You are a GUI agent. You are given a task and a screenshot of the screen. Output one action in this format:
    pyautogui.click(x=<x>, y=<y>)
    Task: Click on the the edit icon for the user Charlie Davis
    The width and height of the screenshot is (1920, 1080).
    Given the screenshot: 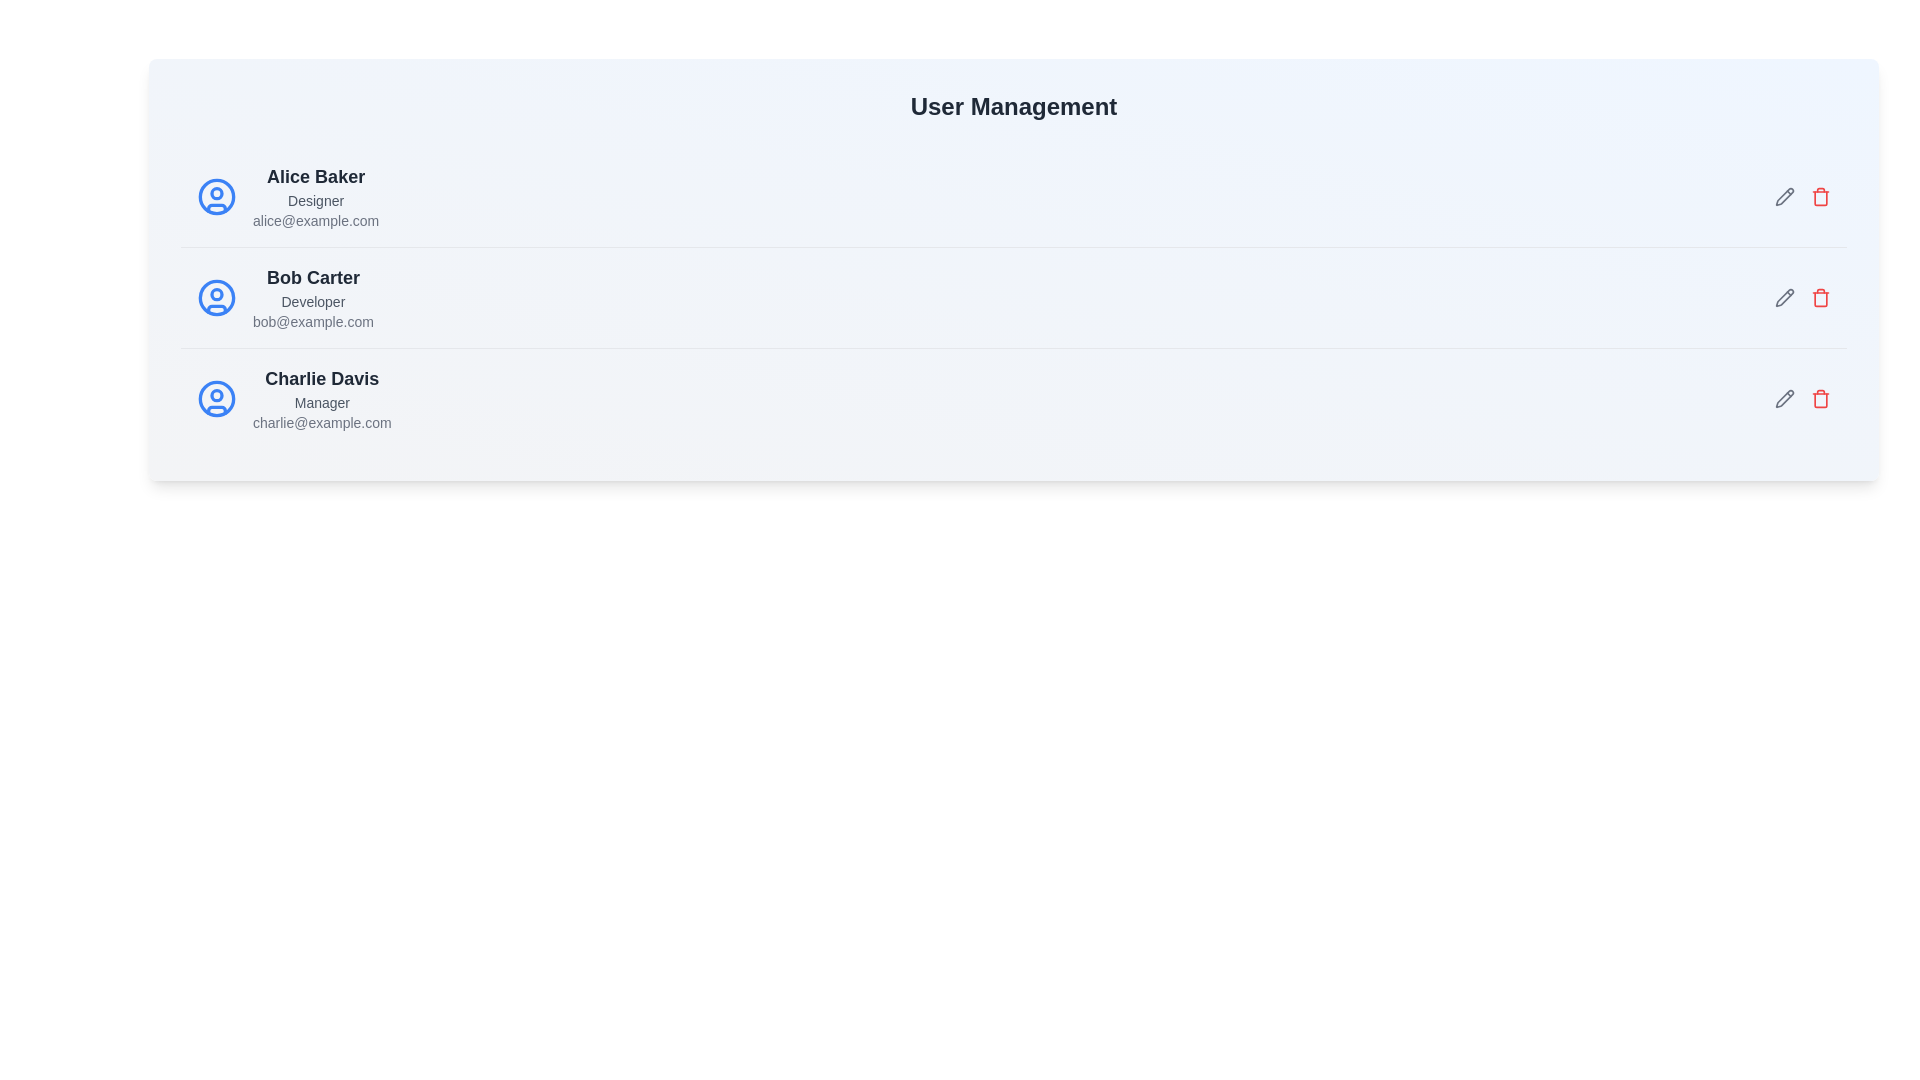 What is the action you would take?
    pyautogui.click(x=1785, y=398)
    